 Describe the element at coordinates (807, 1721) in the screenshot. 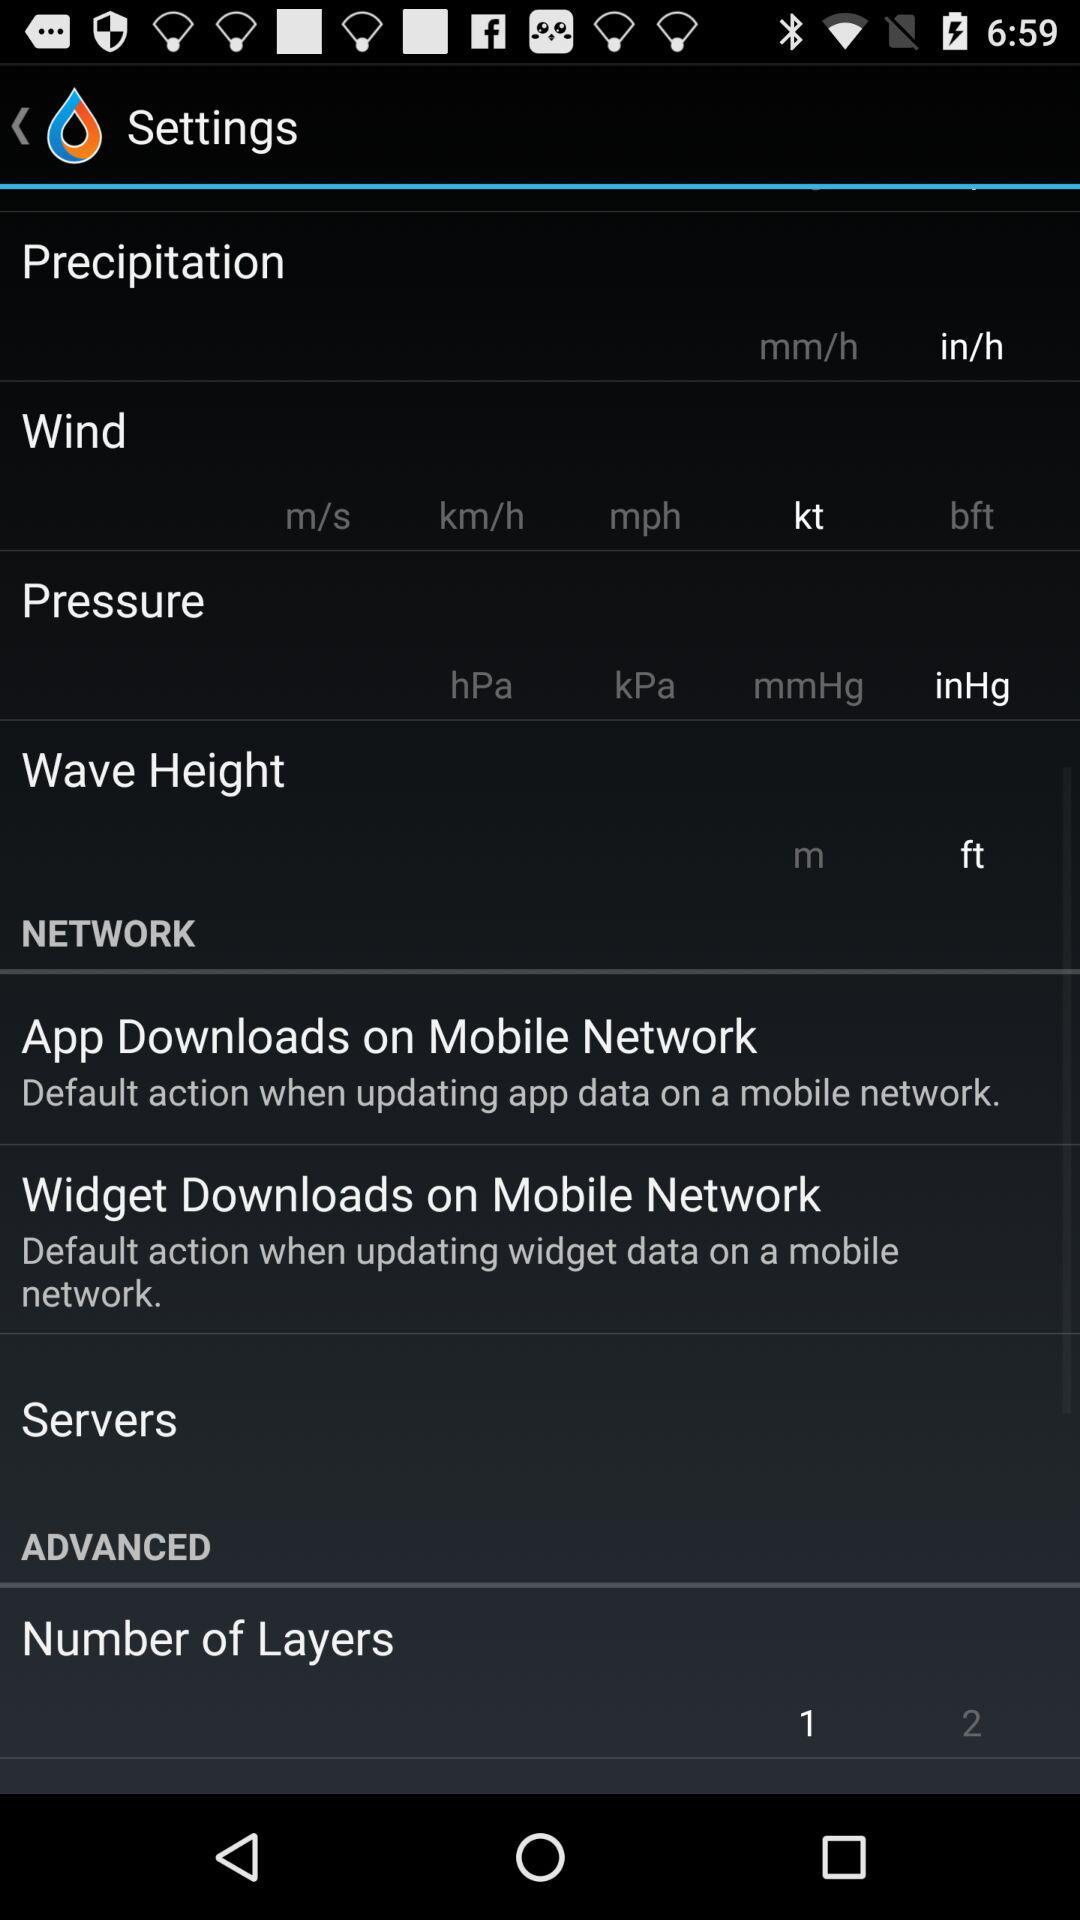

I see `the app below the number of layers app` at that location.